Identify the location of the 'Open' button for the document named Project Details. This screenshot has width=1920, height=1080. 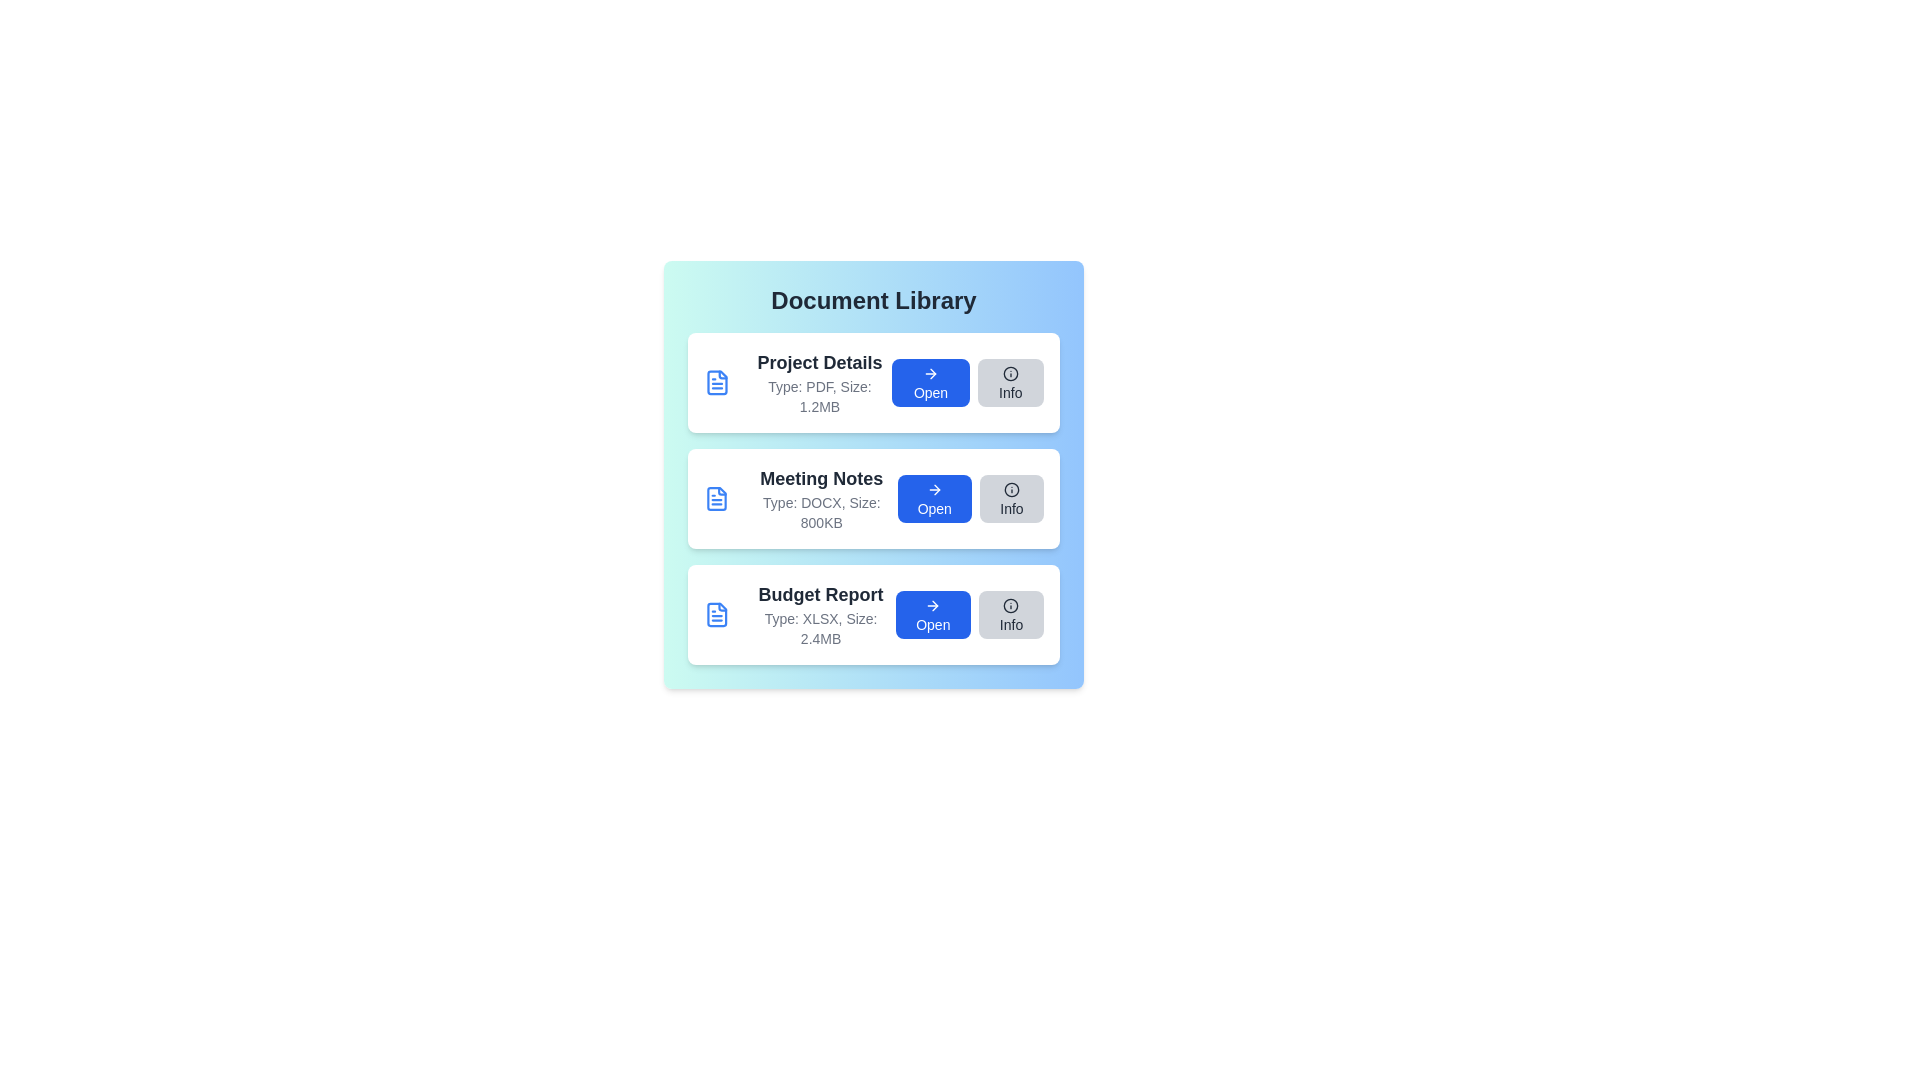
(930, 382).